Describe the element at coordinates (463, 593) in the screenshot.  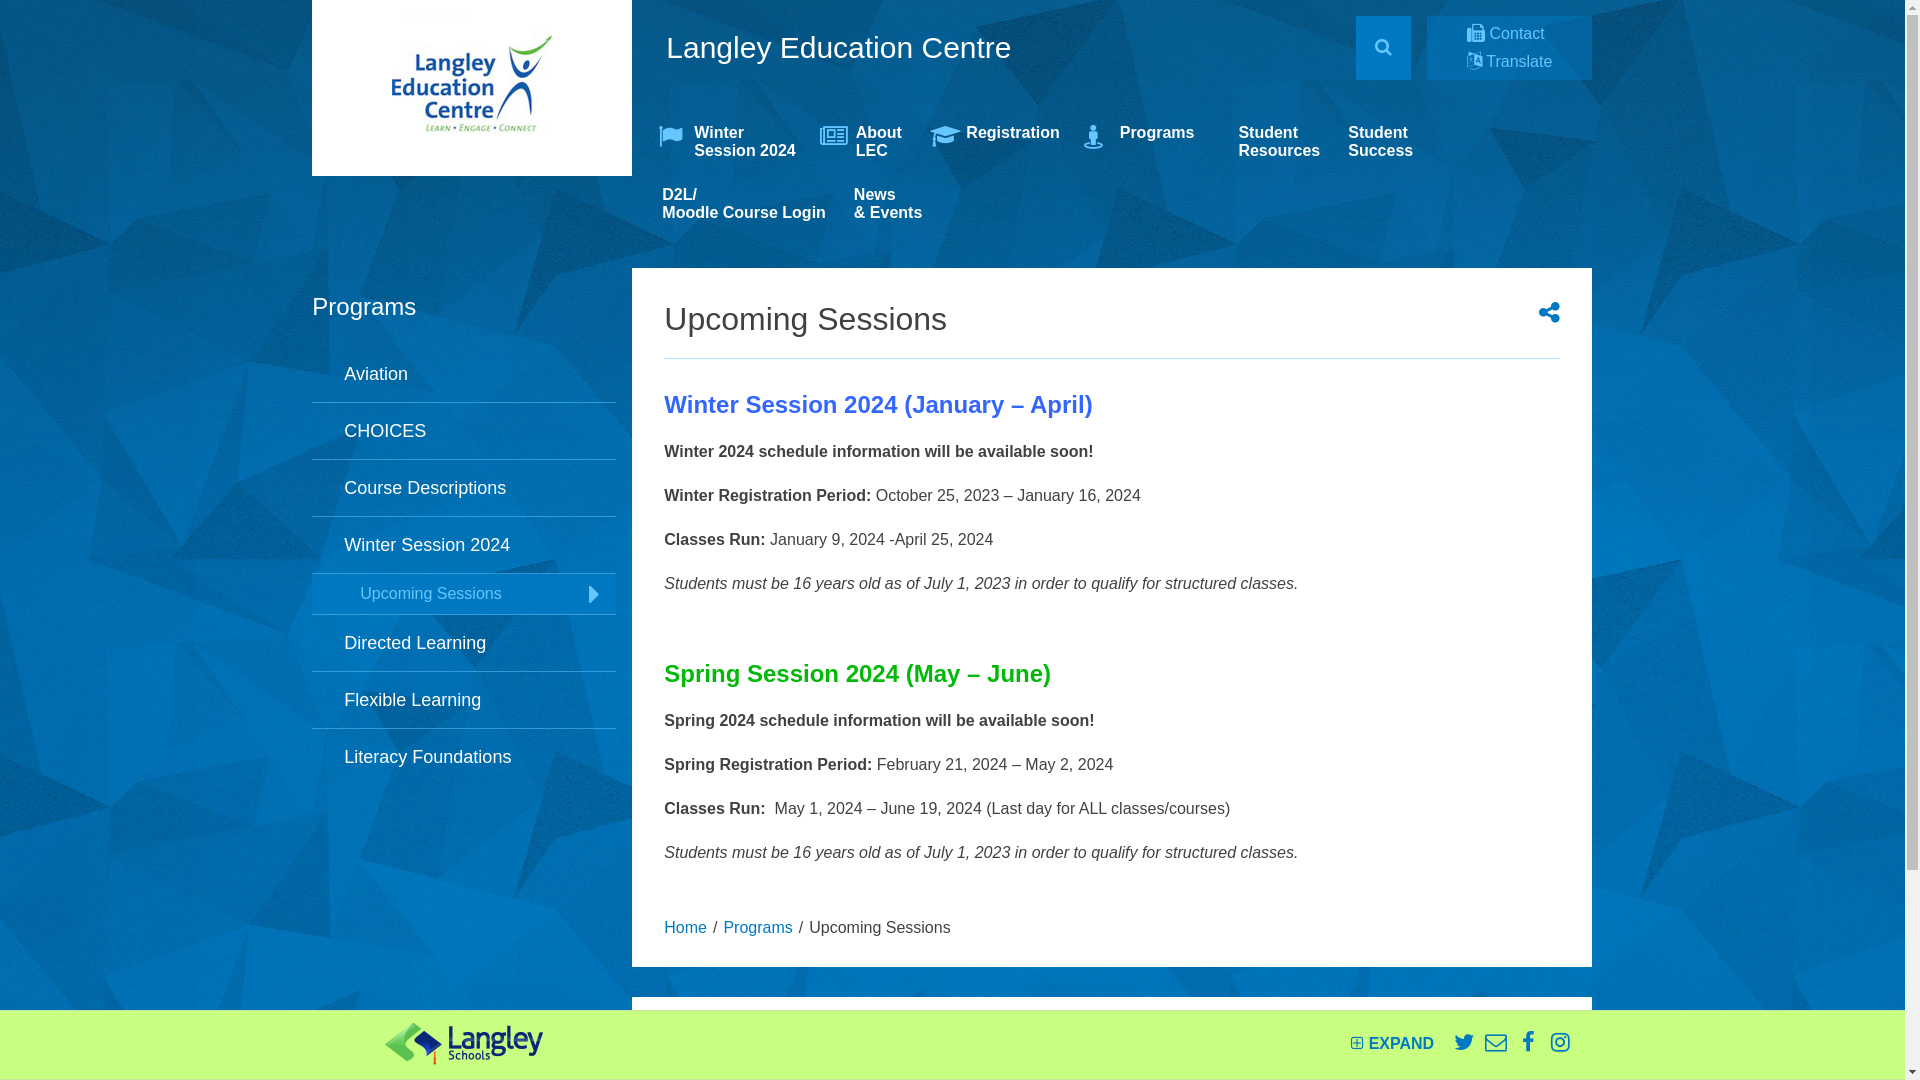
I see `'Upcoming Sessions'` at that location.